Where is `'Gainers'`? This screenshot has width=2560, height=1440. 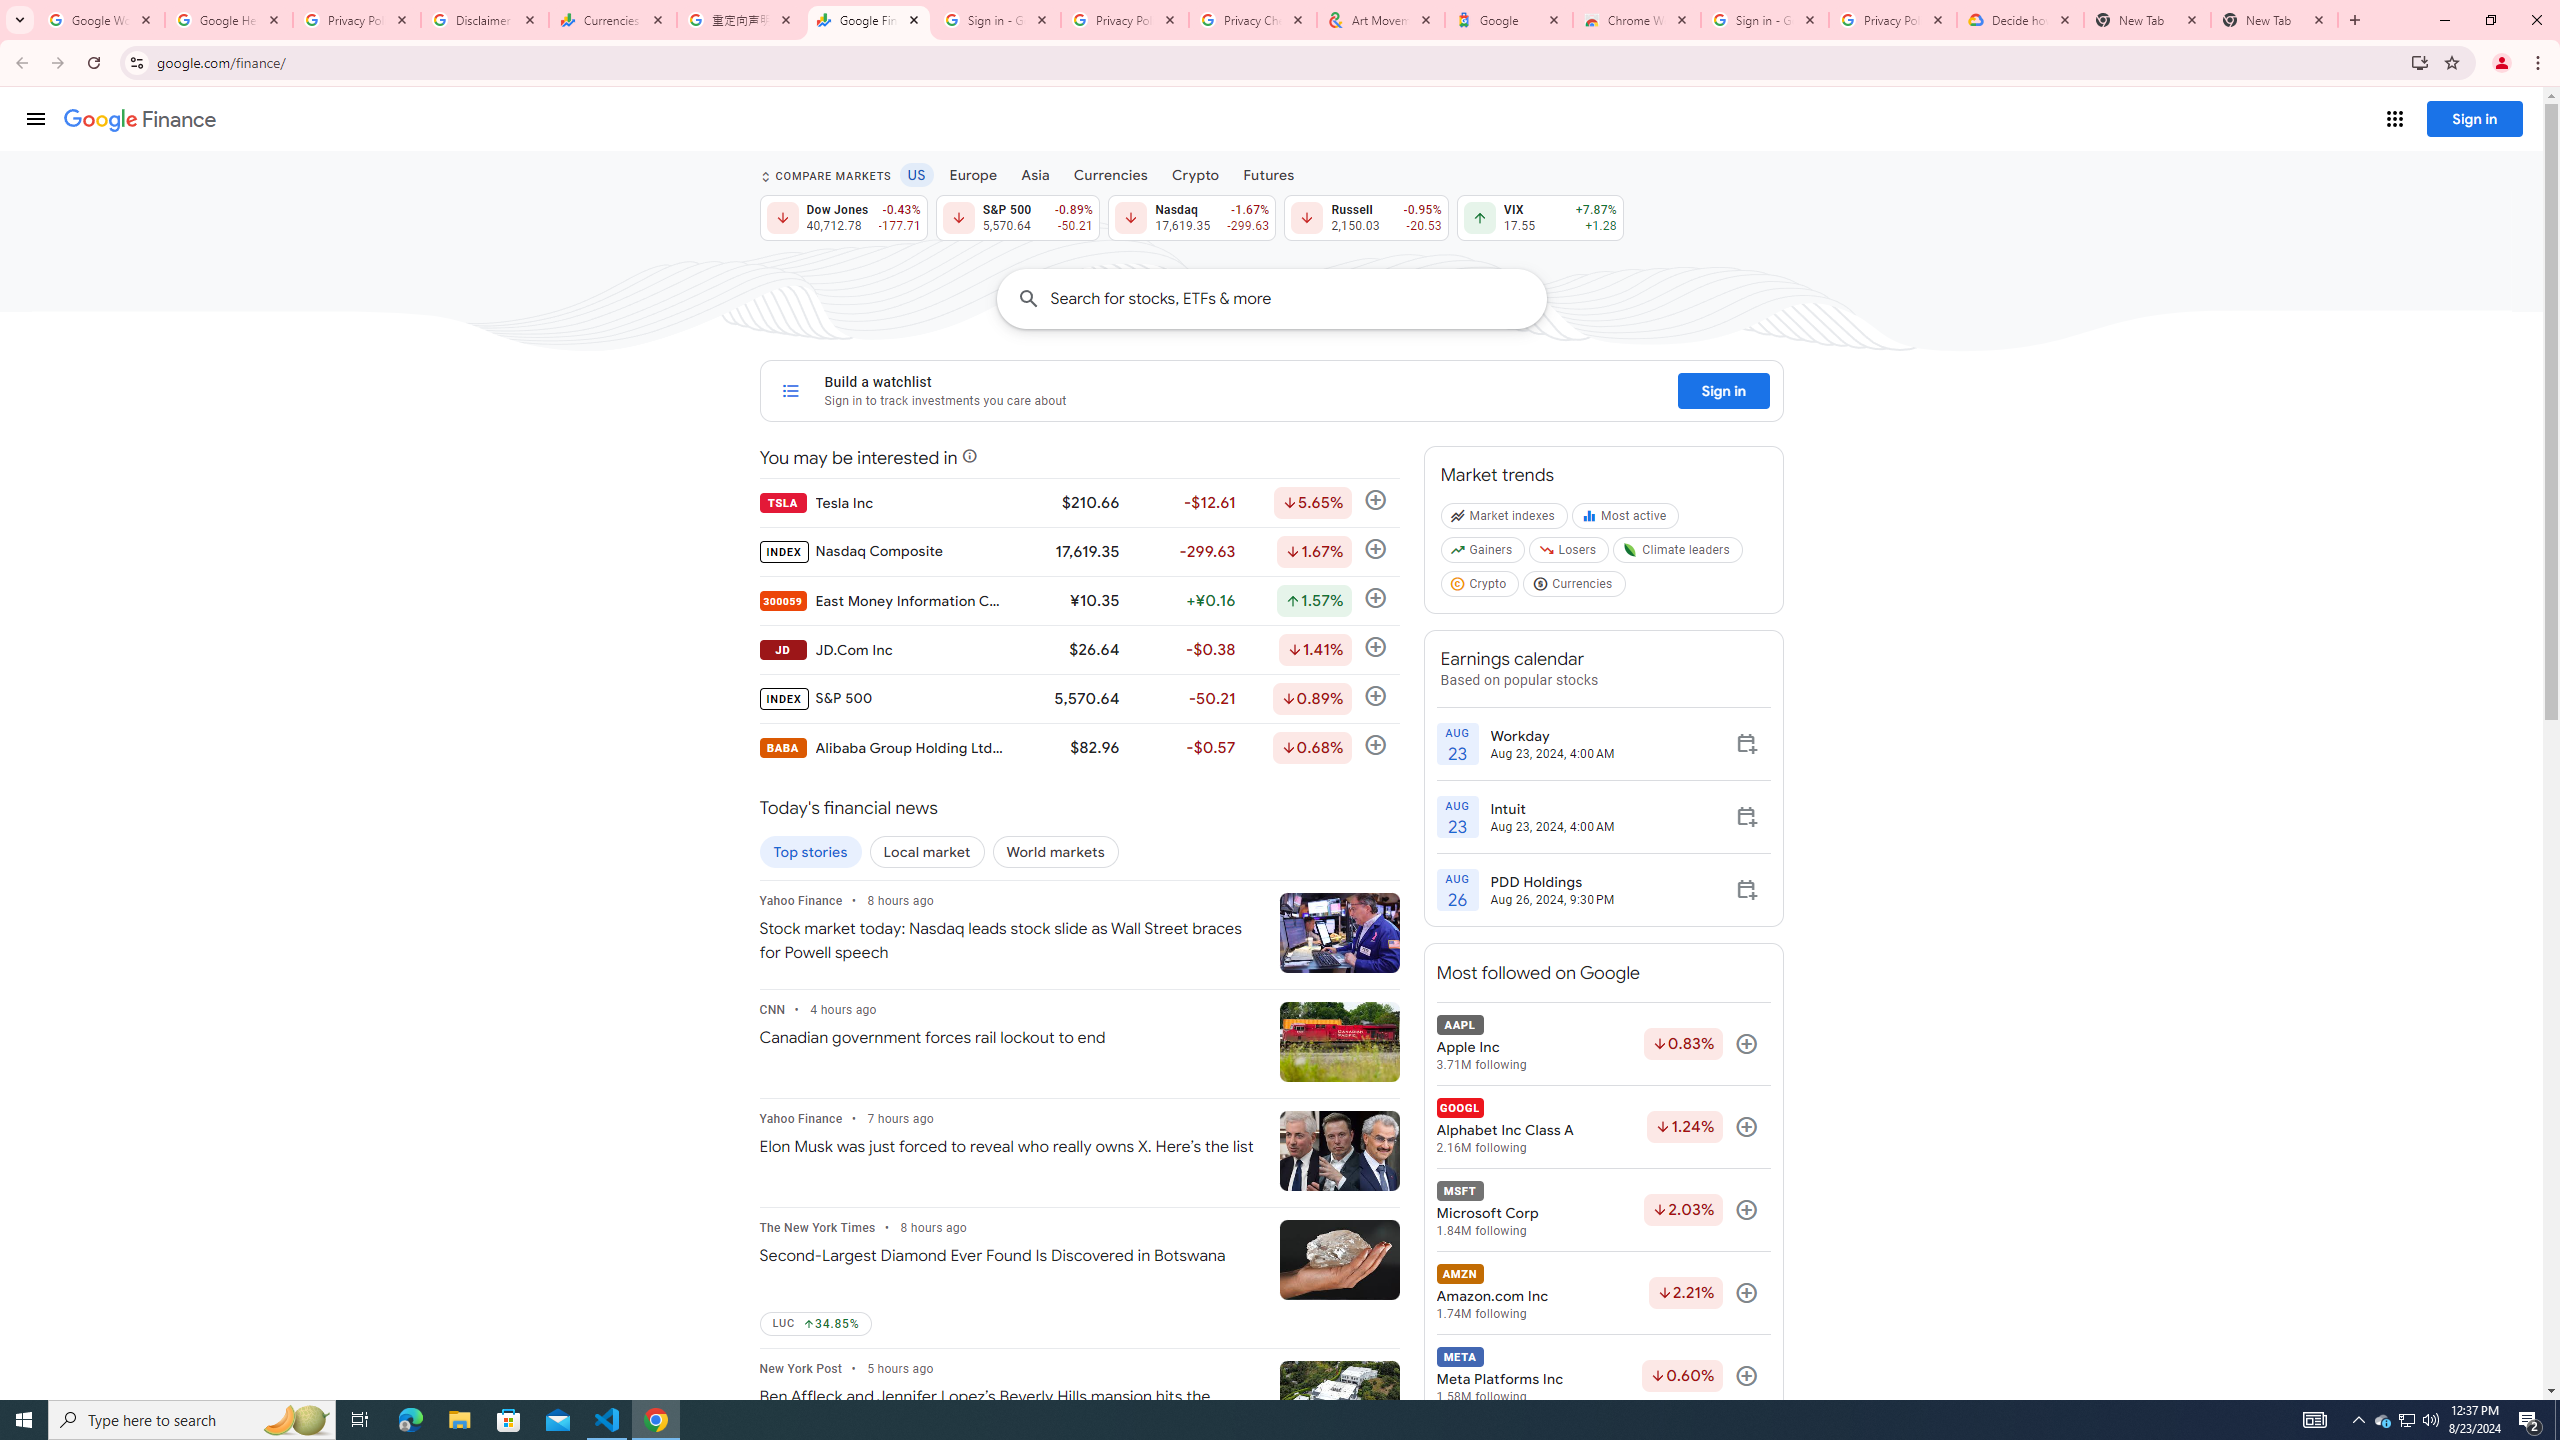
'Gainers' is located at coordinates (1483, 554).